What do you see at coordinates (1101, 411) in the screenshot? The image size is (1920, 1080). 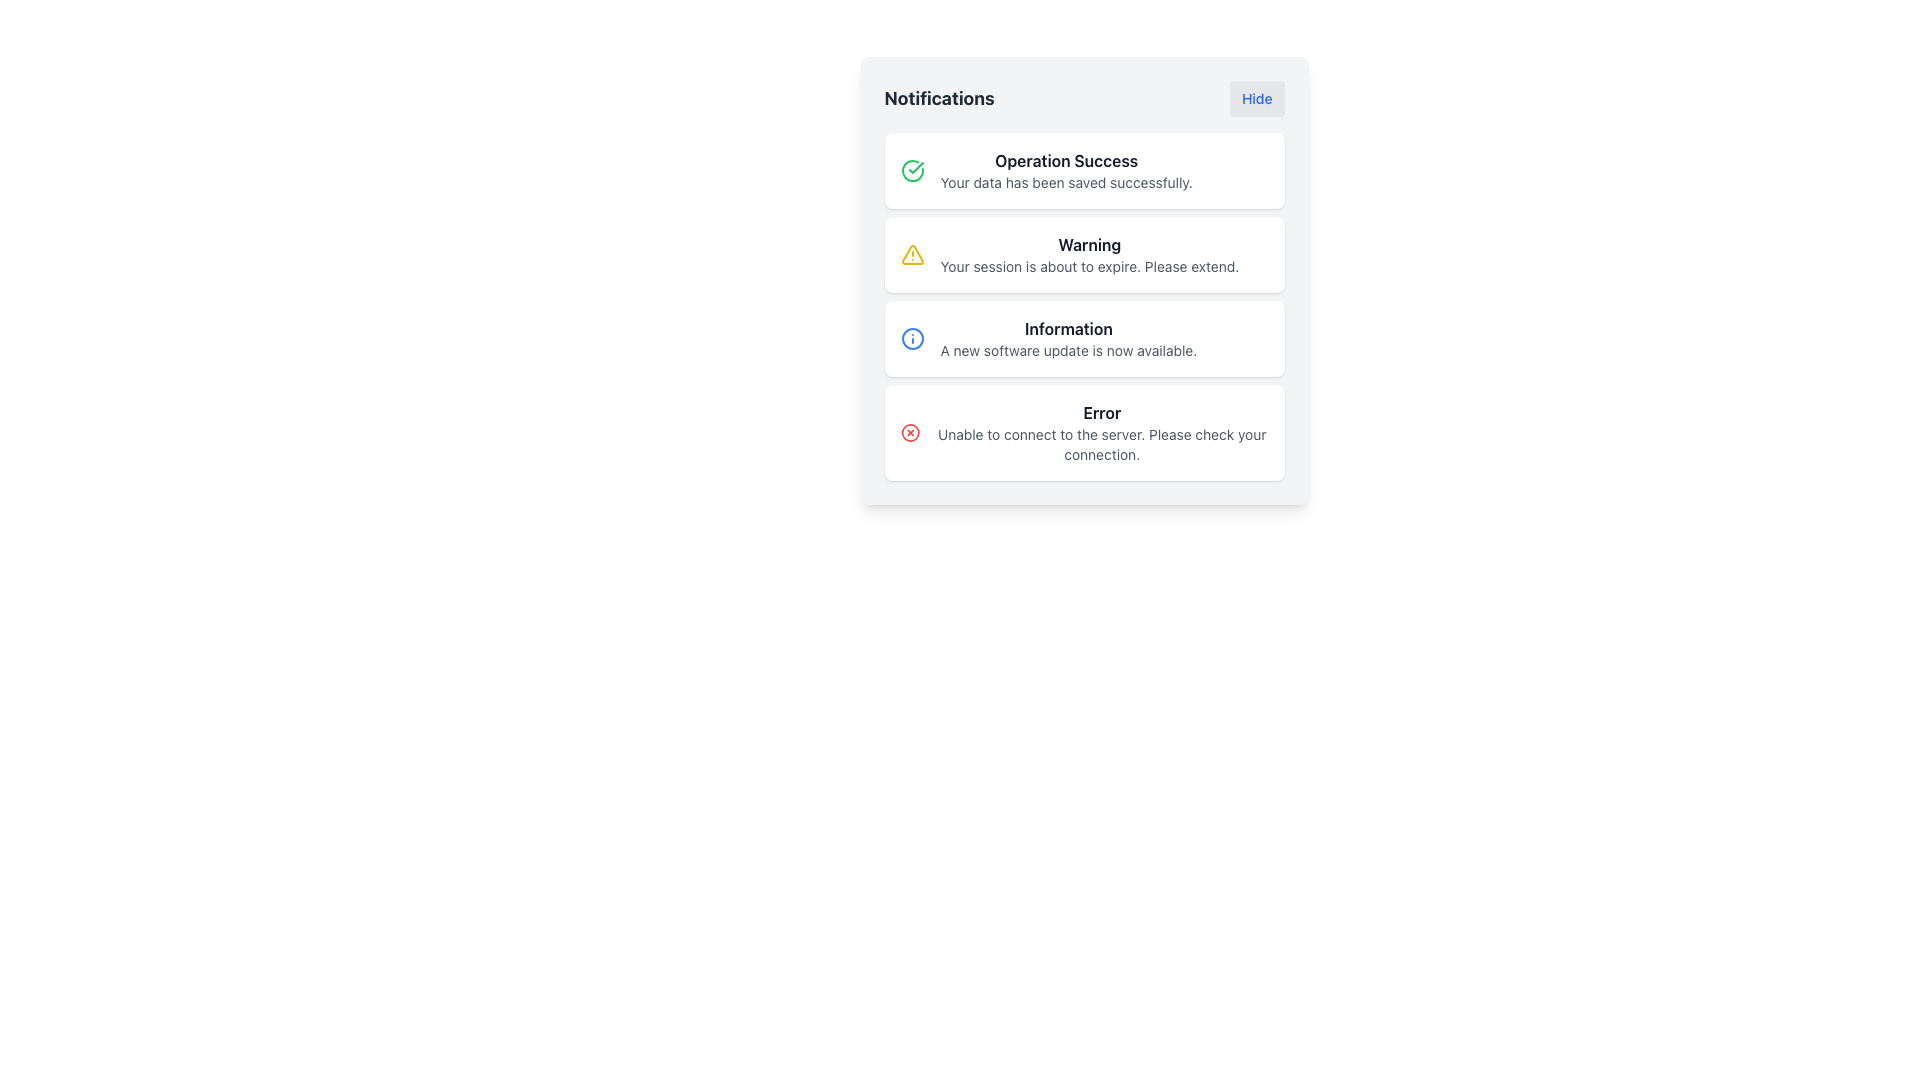 I see `the error notification title label which summarizes the notification's purpose, positioned above the message 'Unable to connect to the server.'` at bounding box center [1101, 411].